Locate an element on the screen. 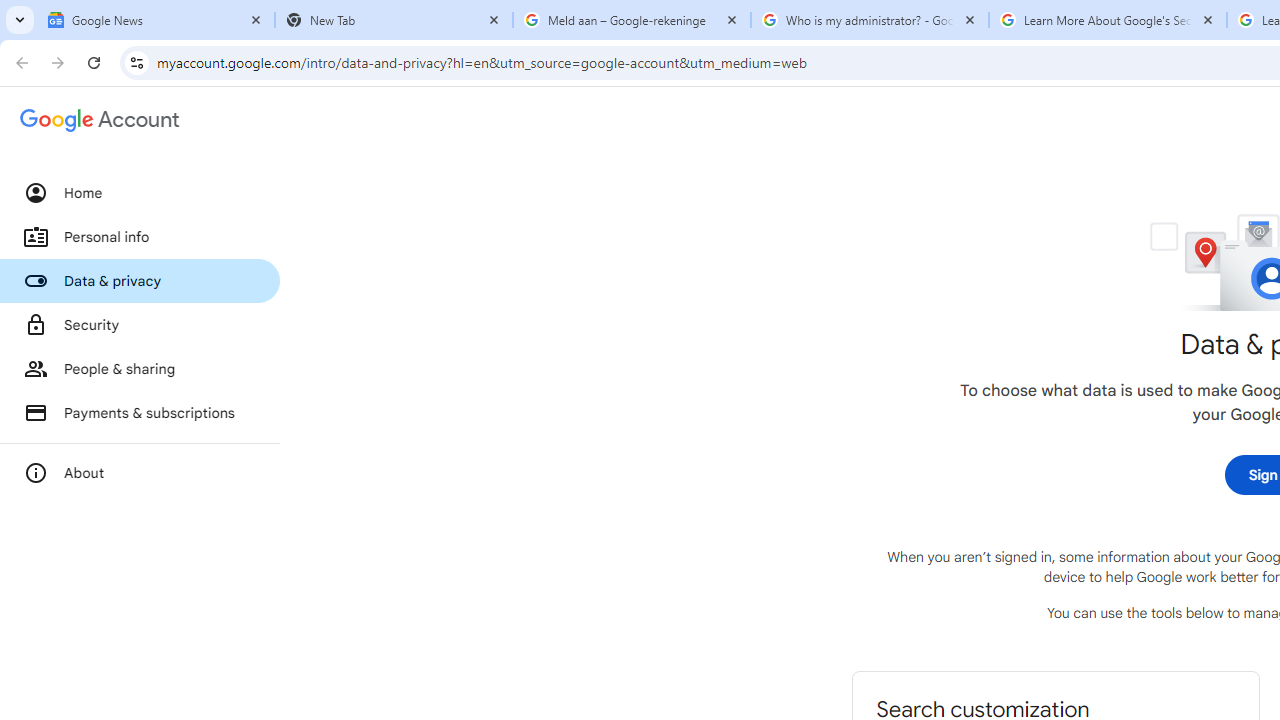 Image resolution: width=1280 pixels, height=720 pixels. 'New Tab' is located at coordinates (394, 20).